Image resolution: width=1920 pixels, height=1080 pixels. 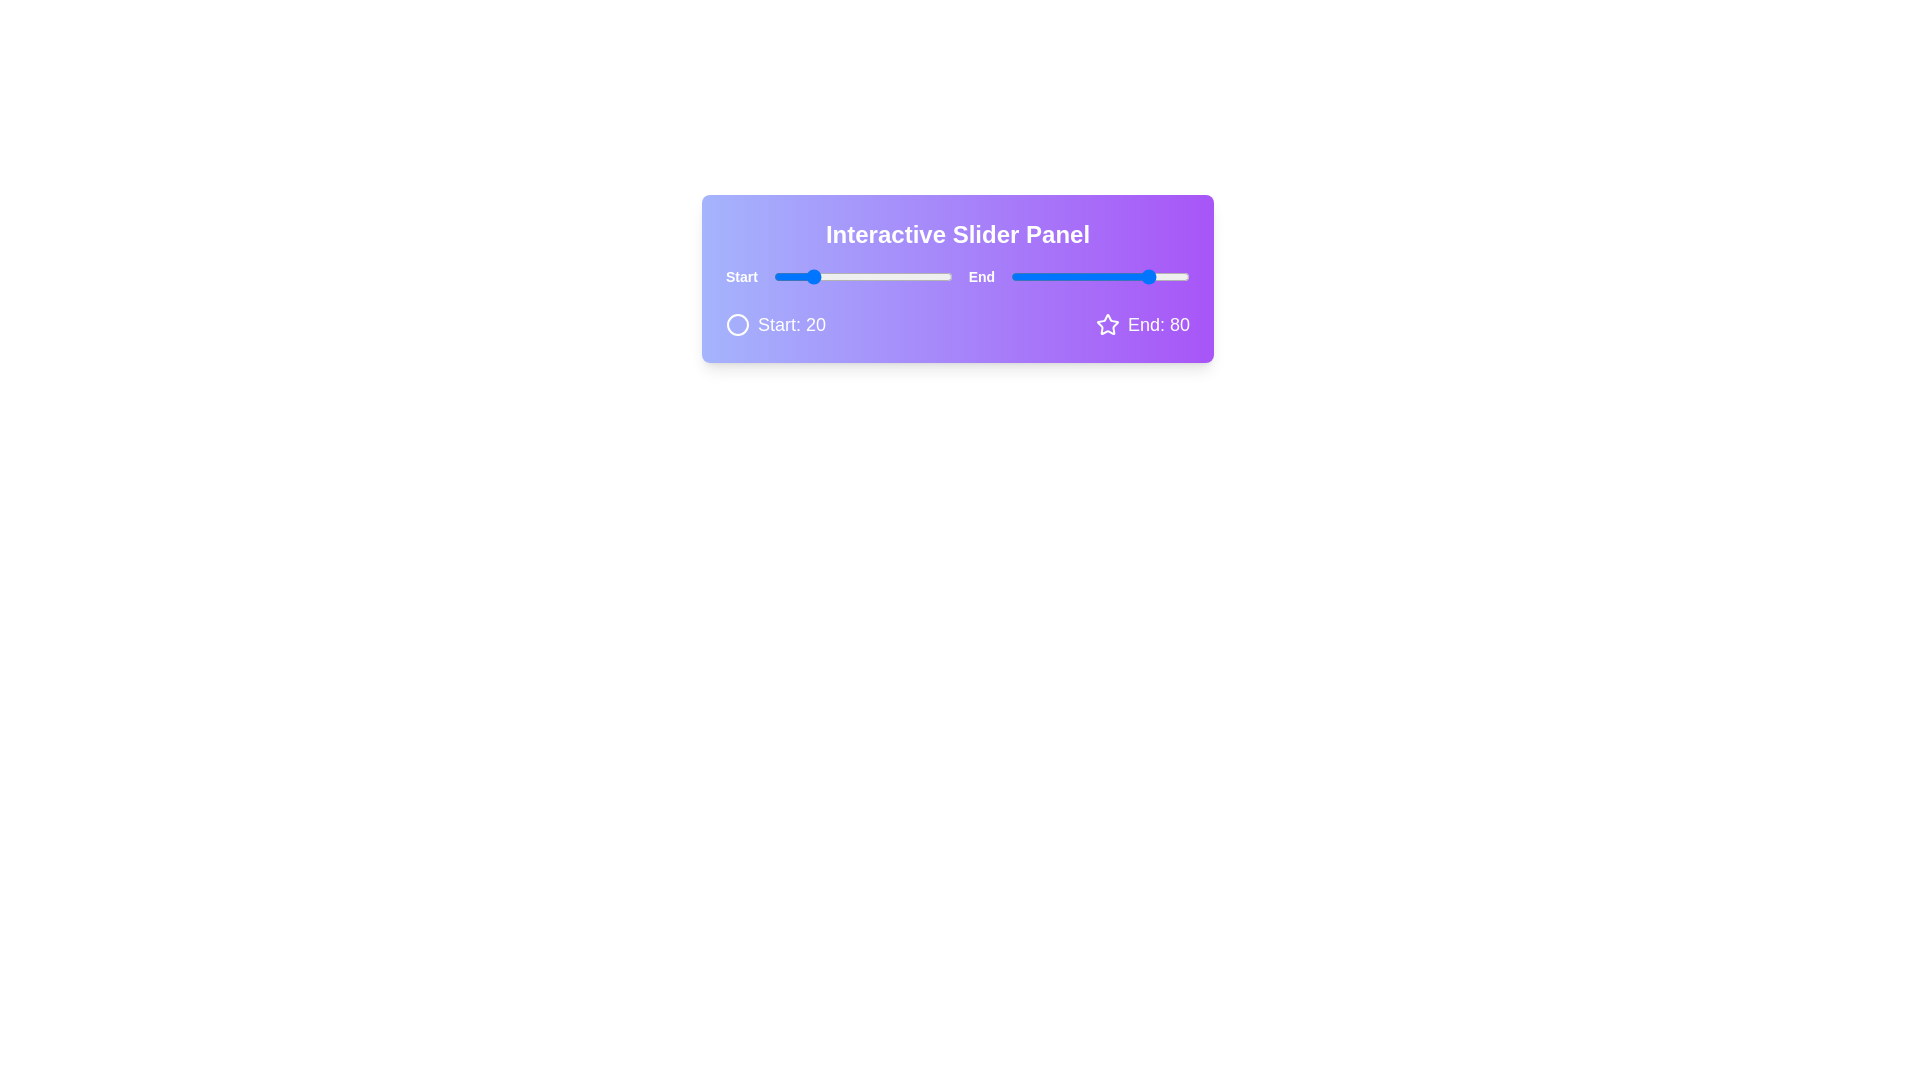 What do you see at coordinates (1070, 277) in the screenshot?
I see `the slider` at bounding box center [1070, 277].